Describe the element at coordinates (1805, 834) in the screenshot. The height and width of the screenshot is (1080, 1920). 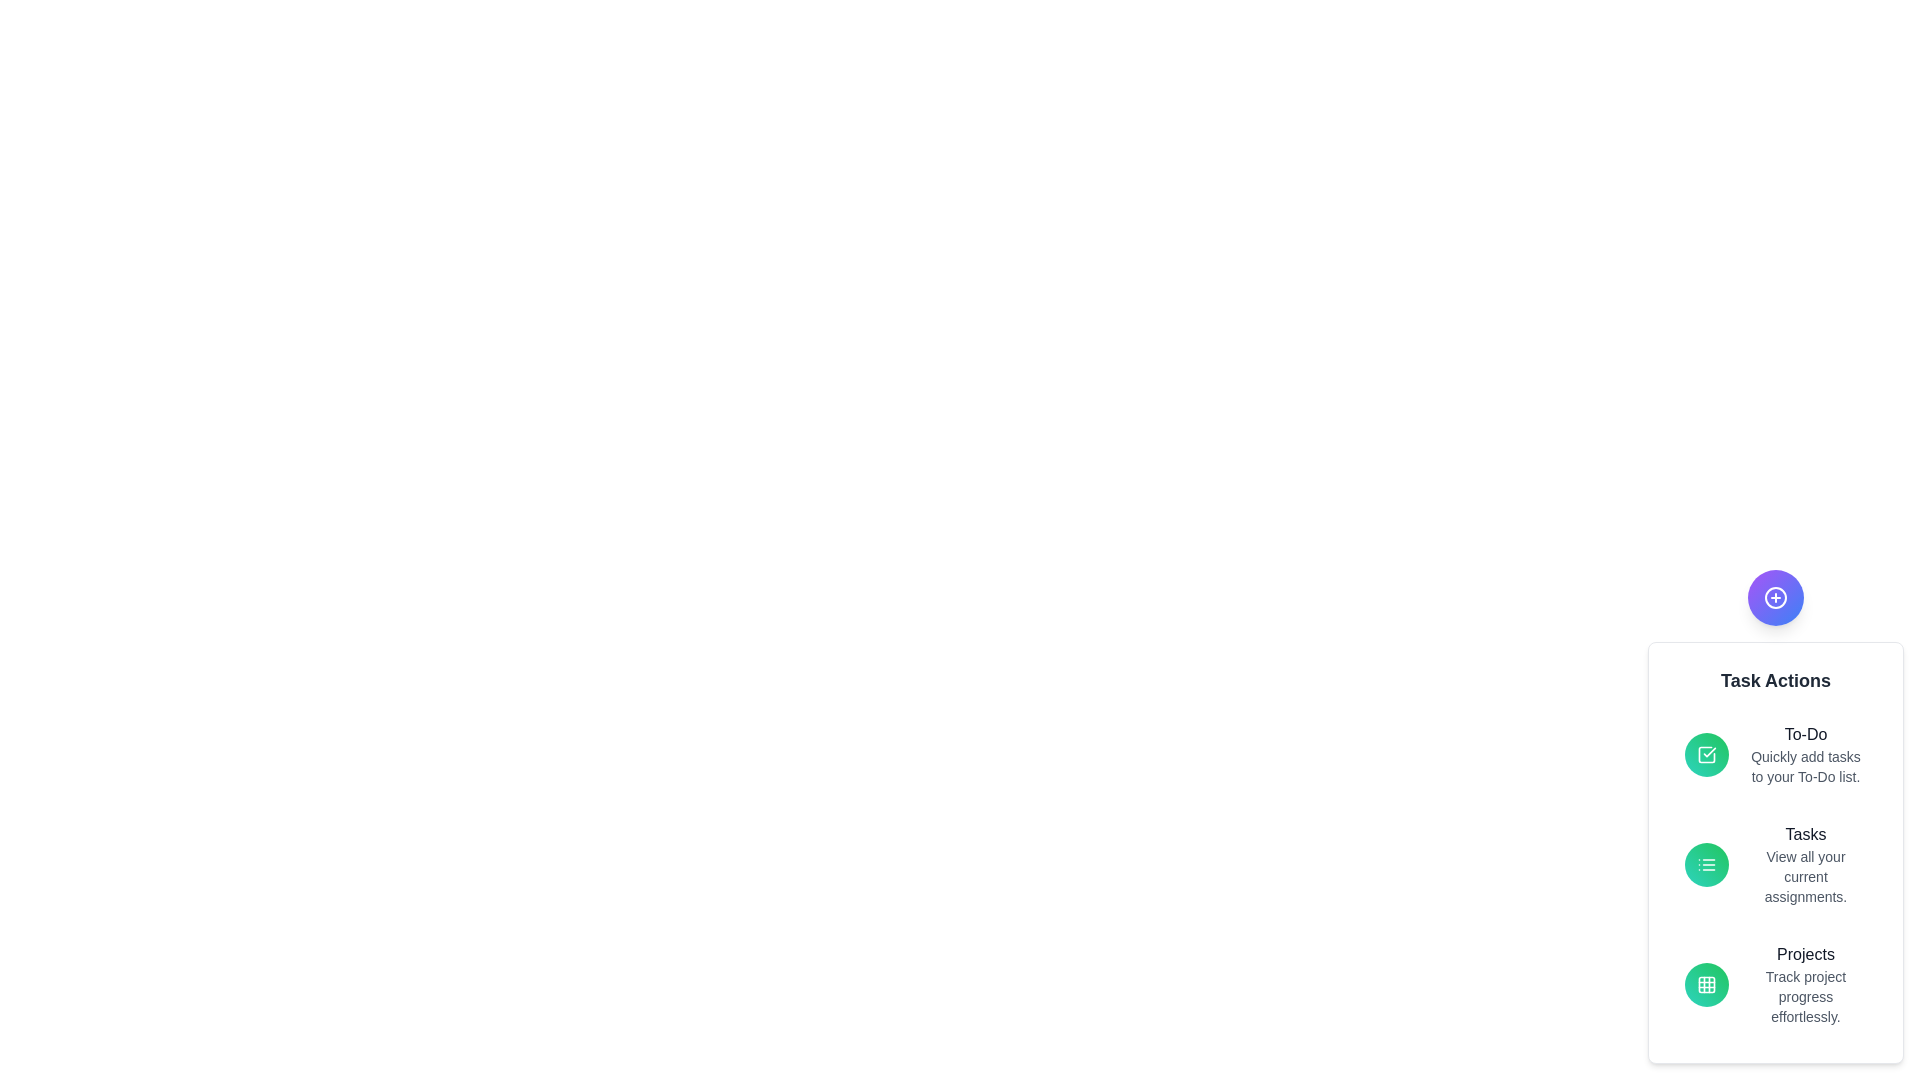
I see `the action Tasks from the Task Actions menu` at that location.